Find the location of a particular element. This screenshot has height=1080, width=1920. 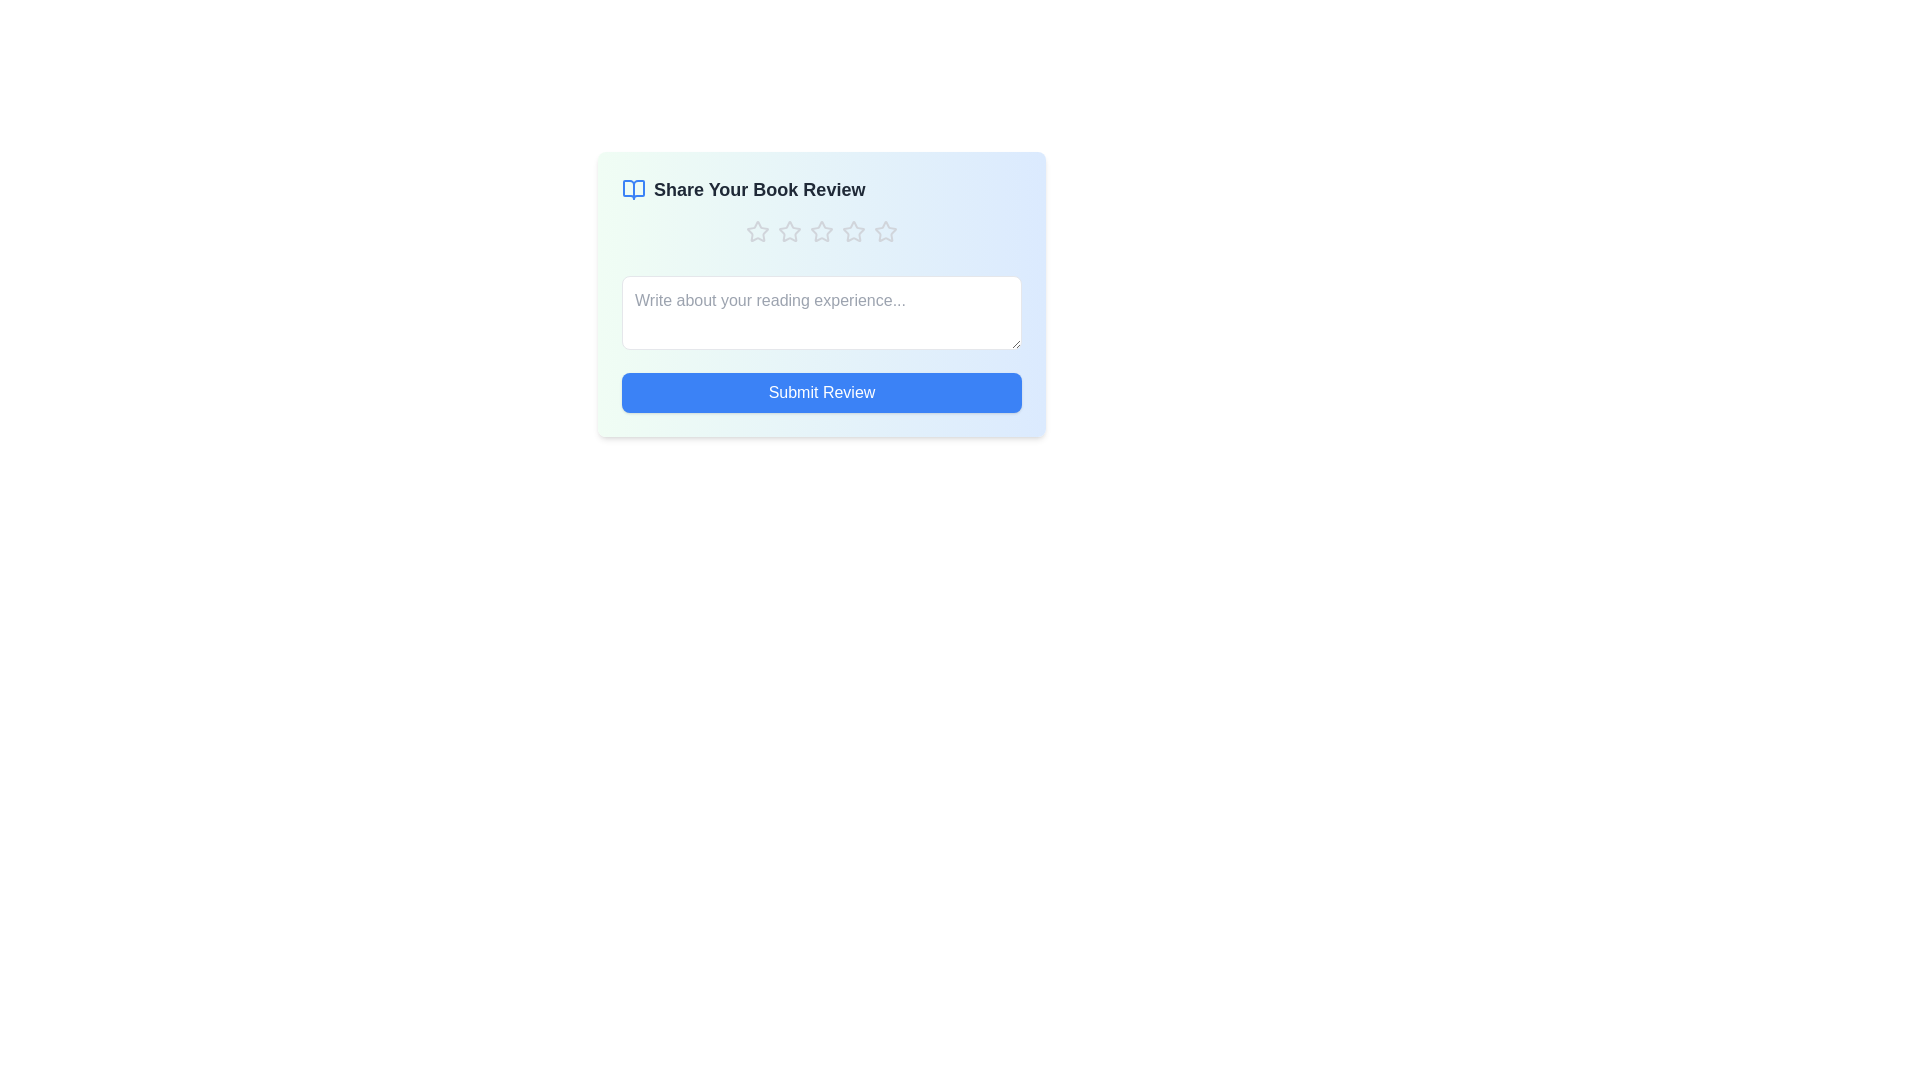

the 'Submit Review' button to submit the review is located at coordinates (821, 393).